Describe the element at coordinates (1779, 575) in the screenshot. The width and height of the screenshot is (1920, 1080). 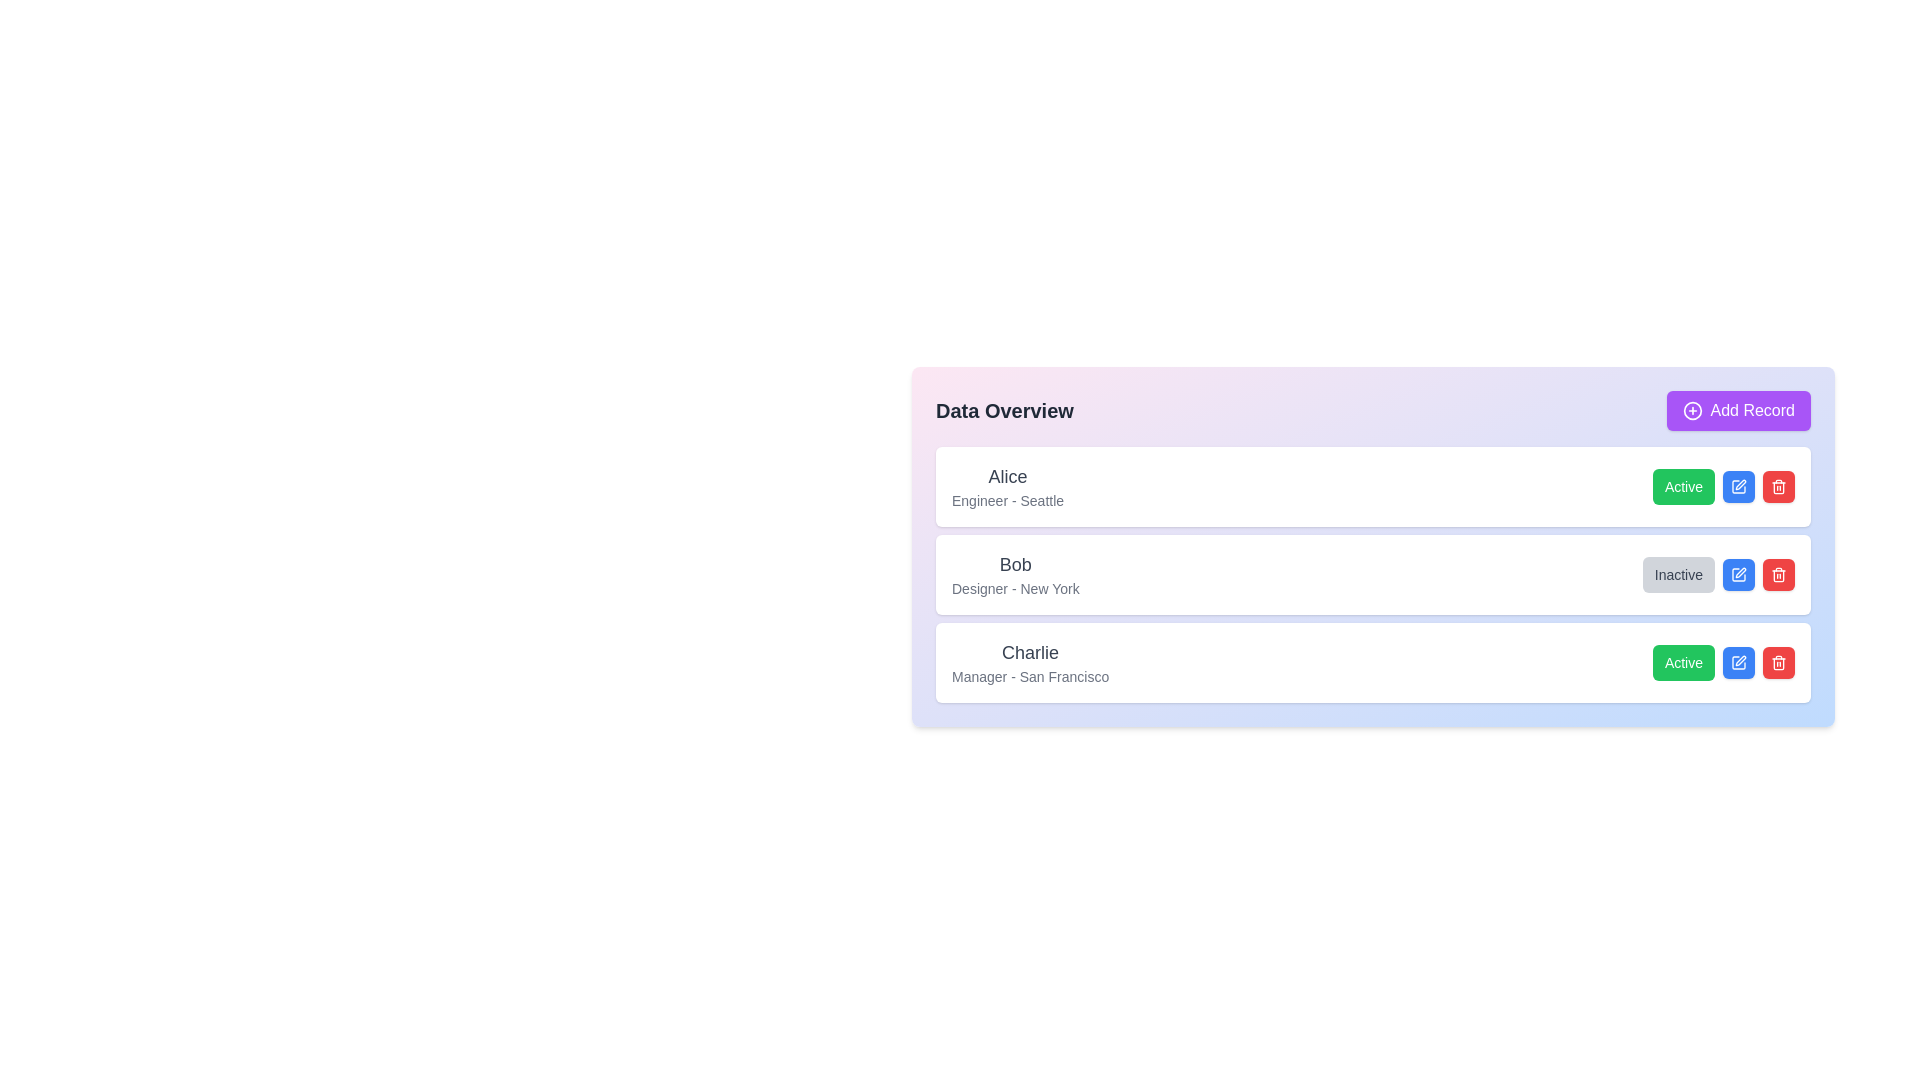
I see `the middle segment of the trash can icon, which is a trapezoidal shape with rounded corners, located in the far-right of the 'Bob' user entry row` at that location.